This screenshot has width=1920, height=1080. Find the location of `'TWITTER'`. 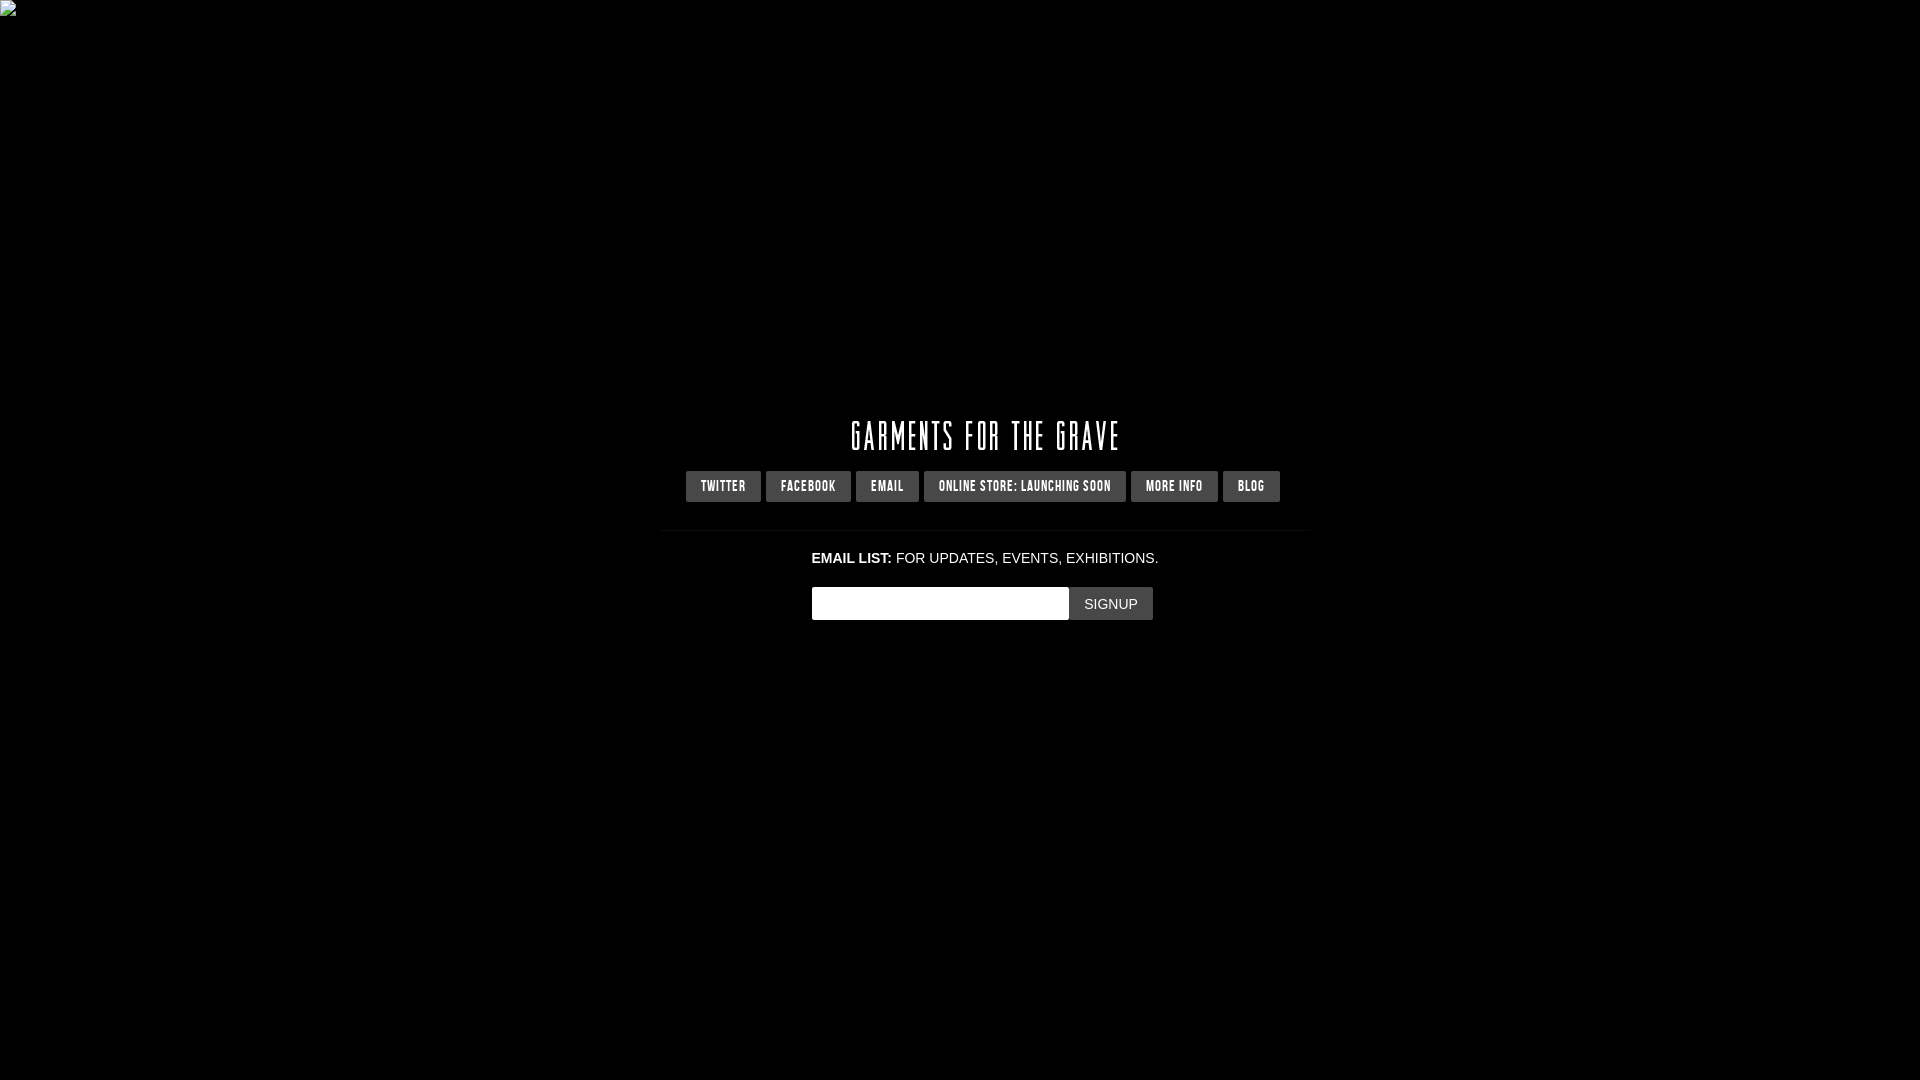

'TWITTER' is located at coordinates (722, 486).